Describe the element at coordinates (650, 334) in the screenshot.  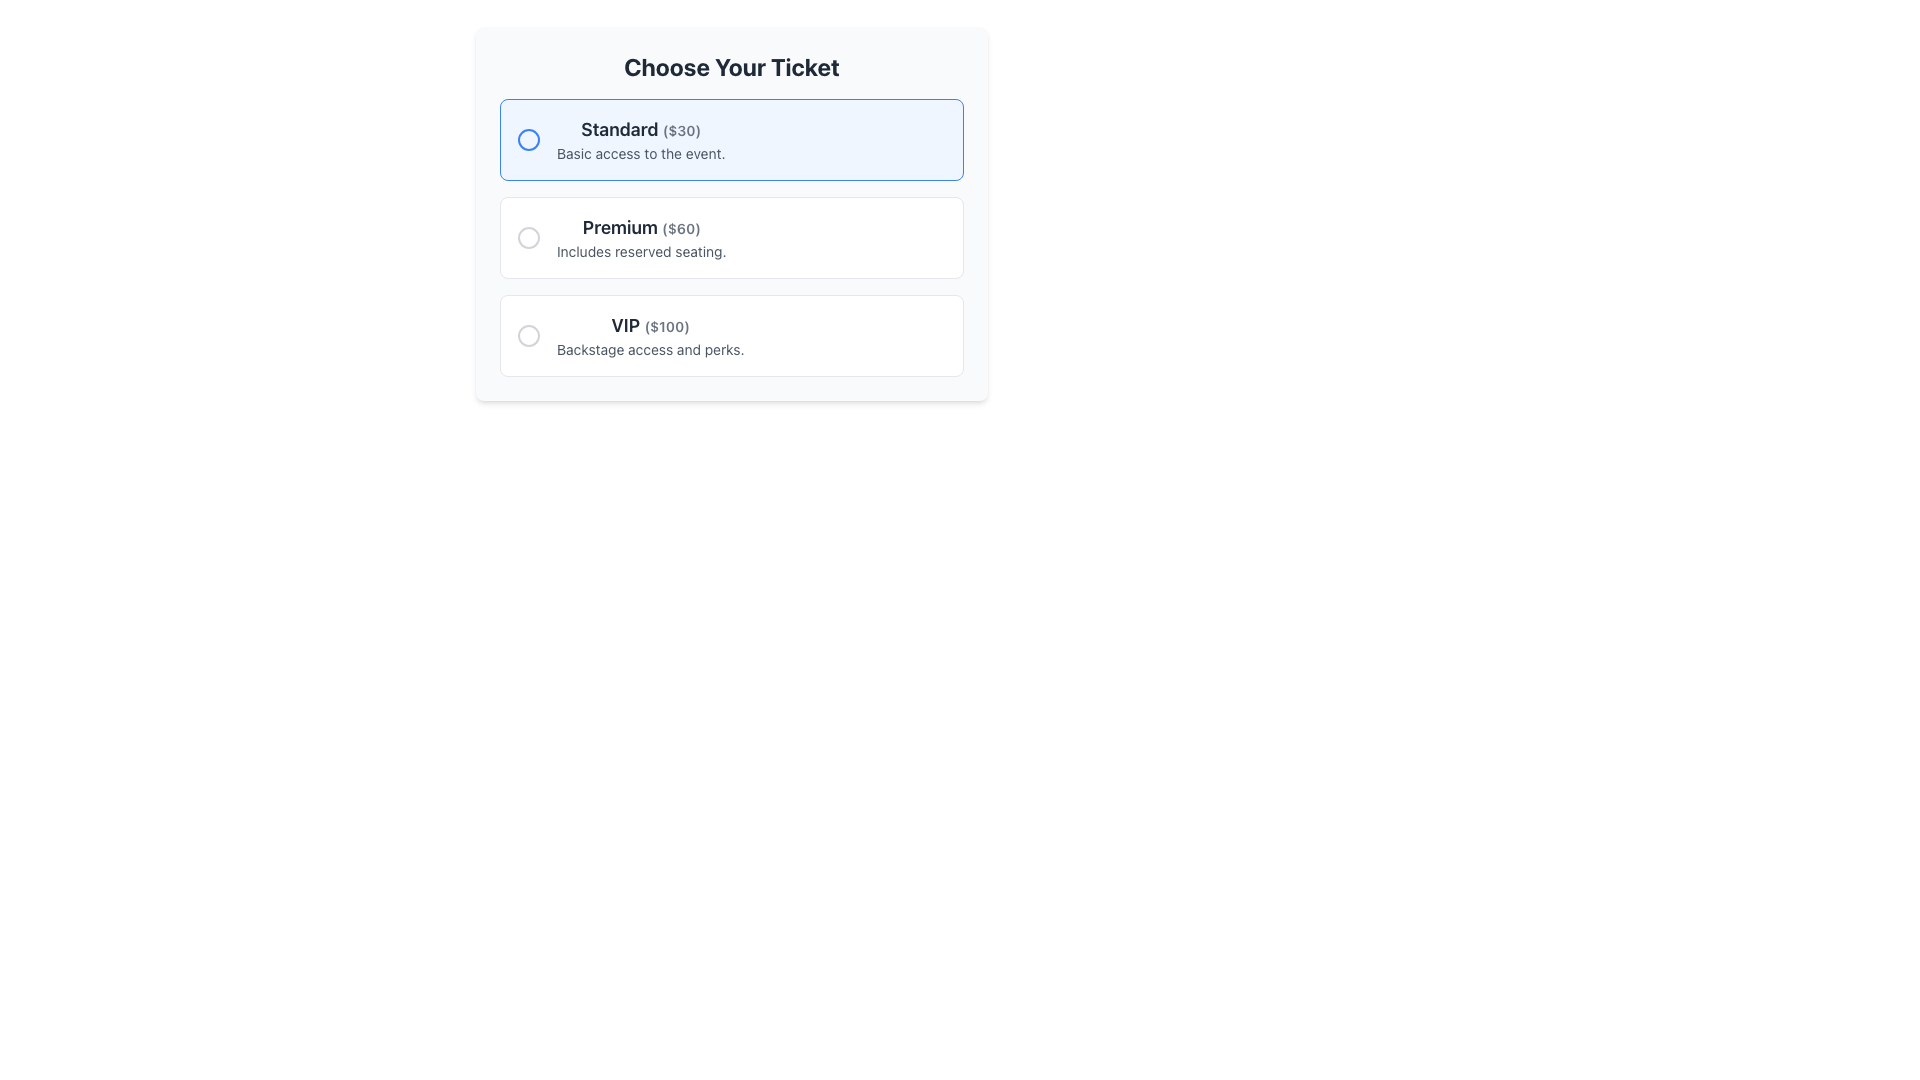
I see `the Description Box displaying 'VIP ($100)' with the accompanying text 'Backstage access and perks.'` at that location.